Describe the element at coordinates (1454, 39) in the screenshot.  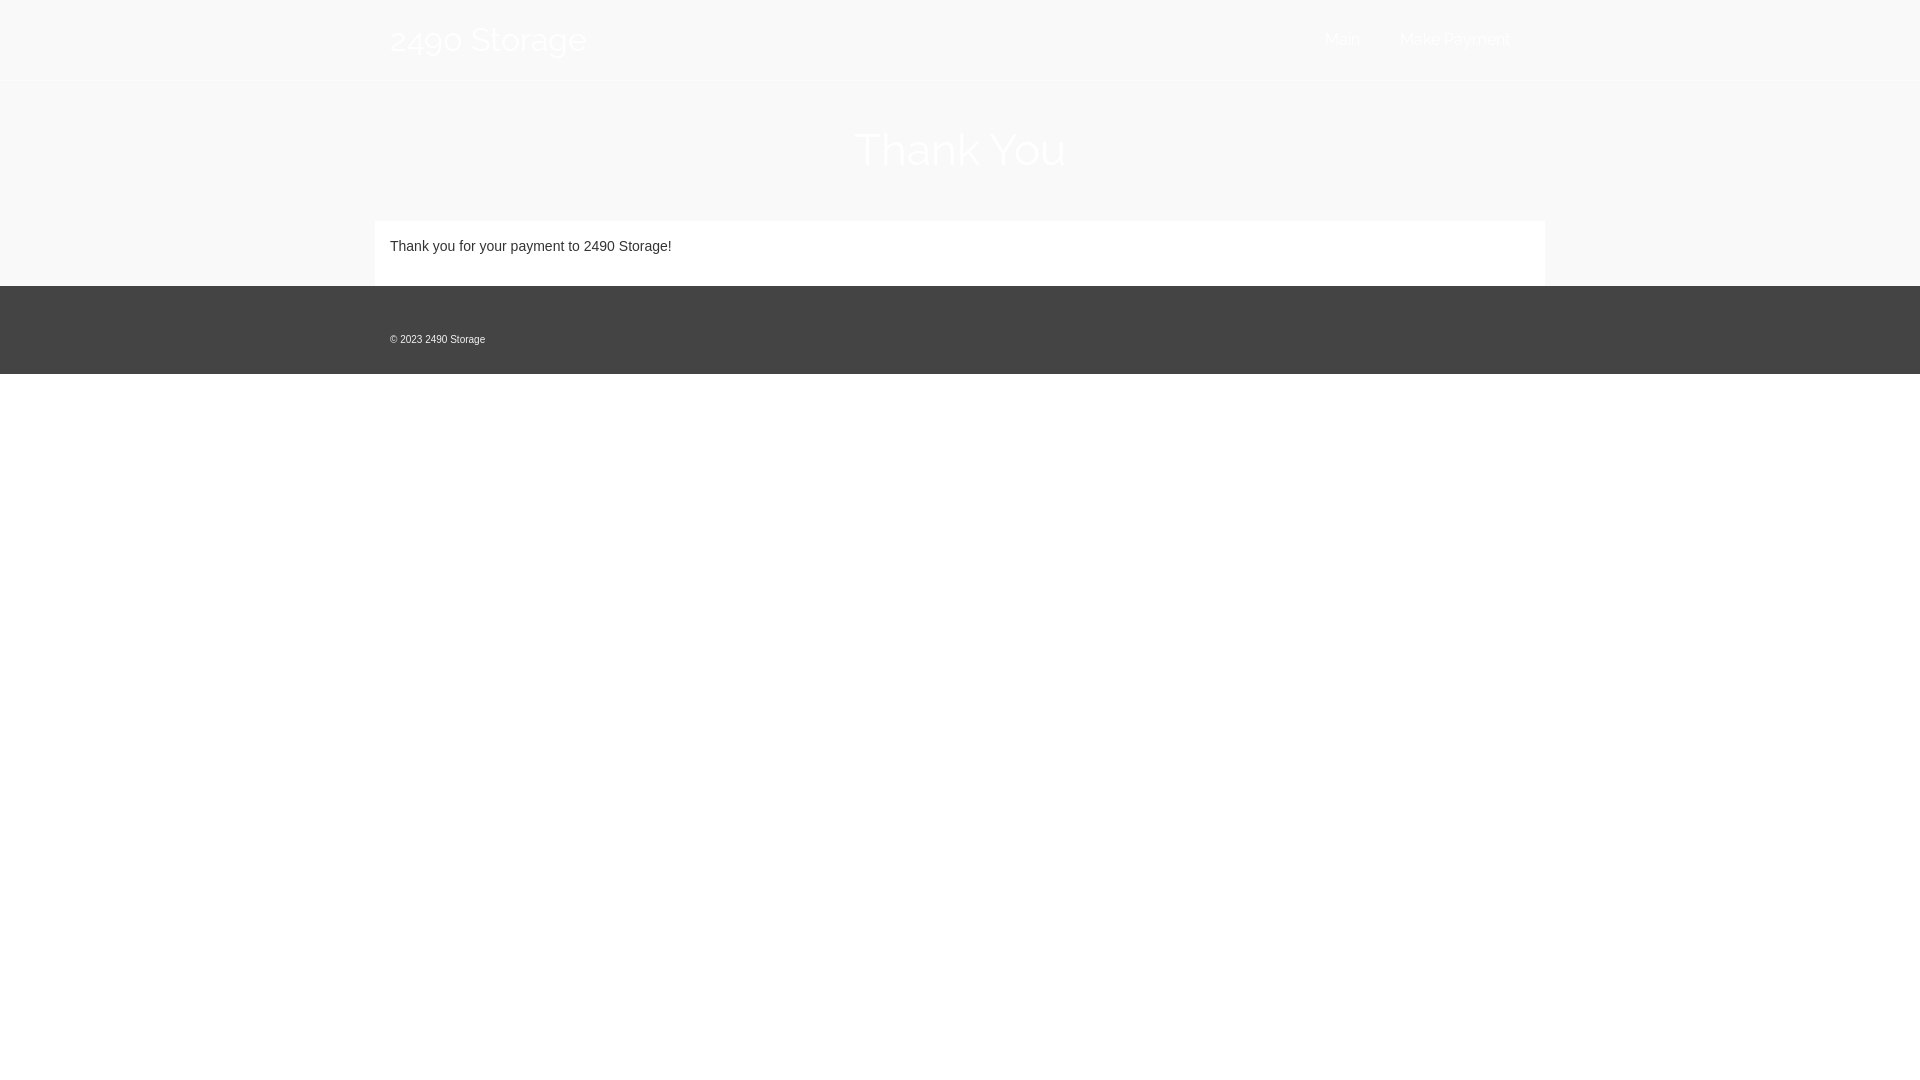
I see `'Make Payment'` at that location.